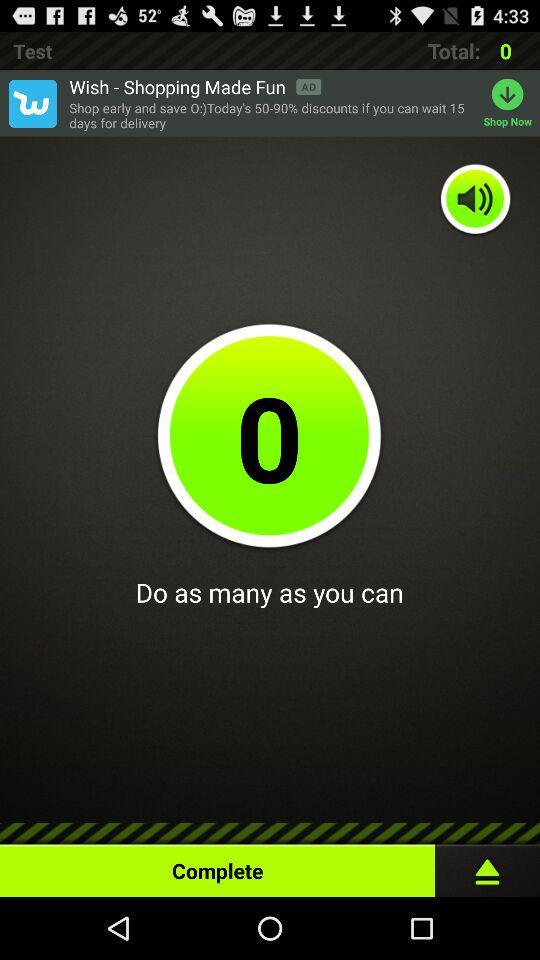  What do you see at coordinates (270, 115) in the screenshot?
I see `the app to the left of shop now` at bounding box center [270, 115].